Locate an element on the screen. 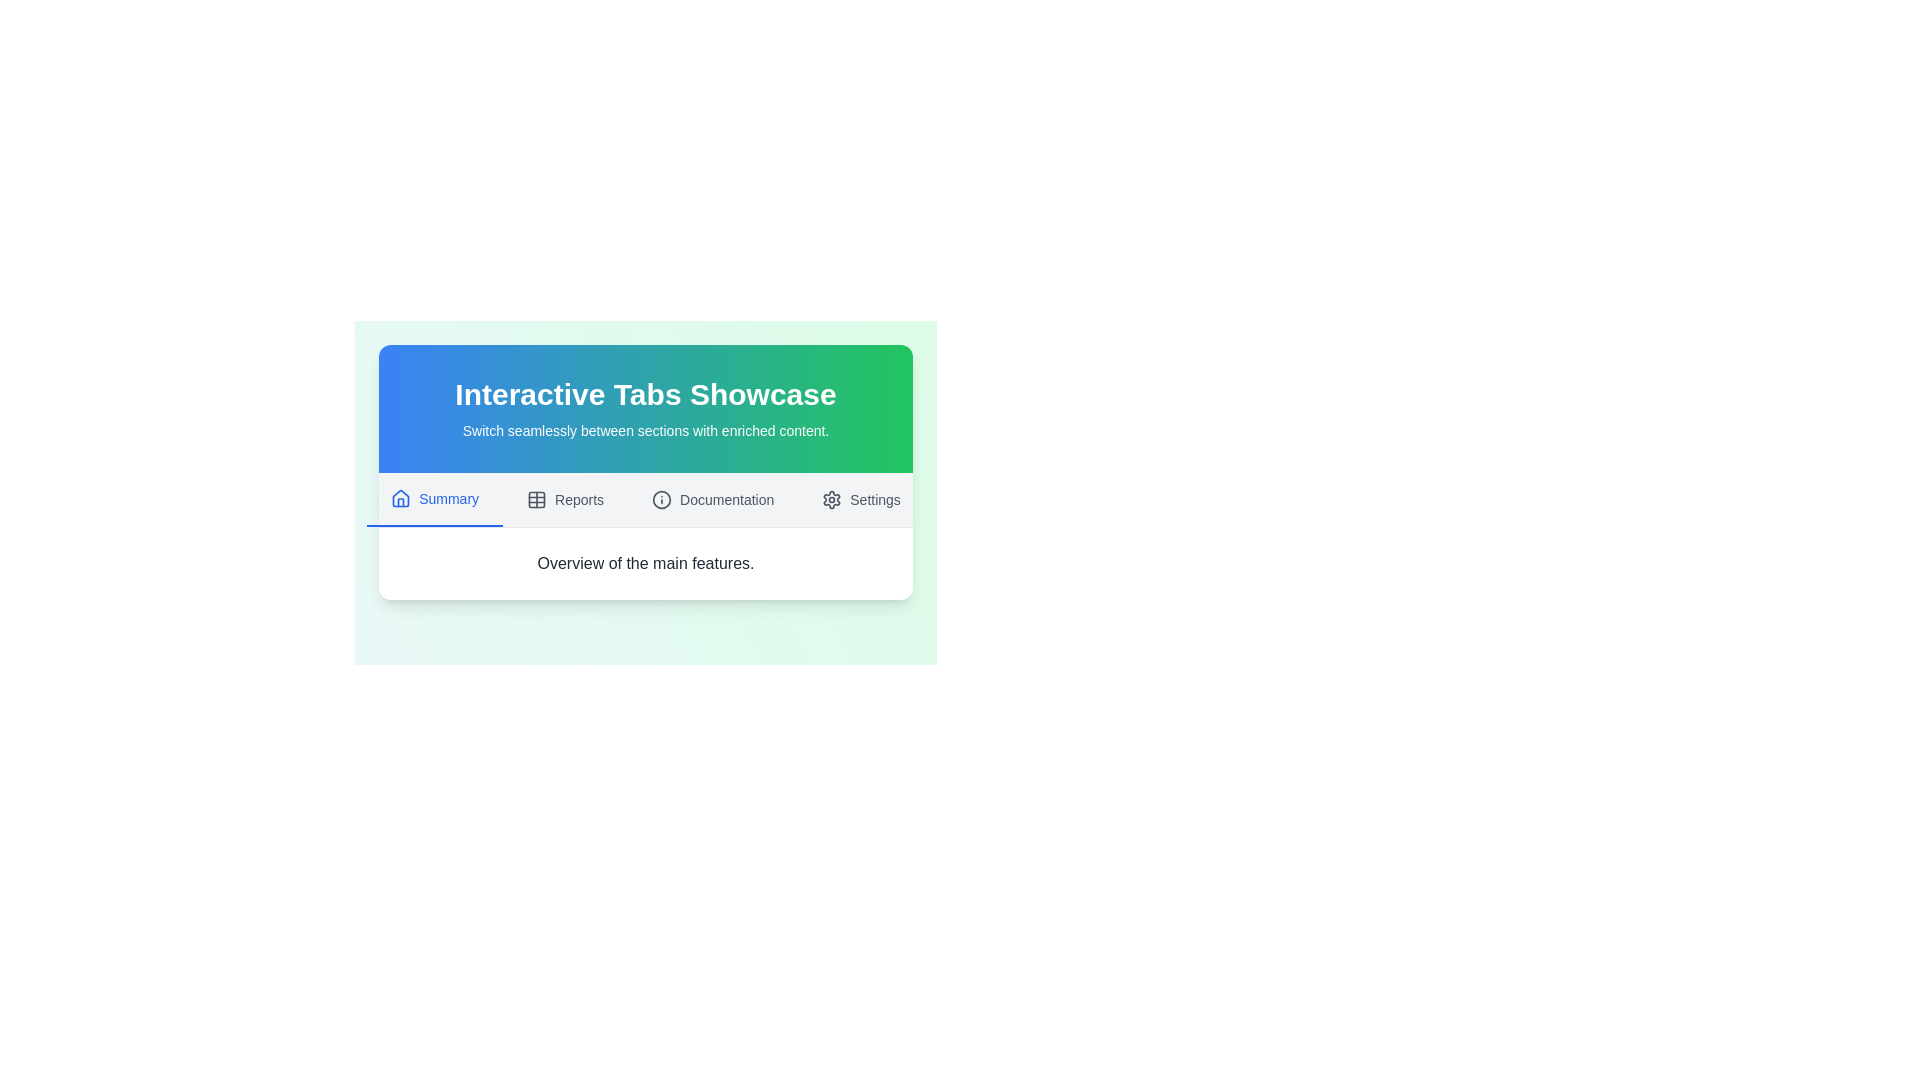 The image size is (1920, 1080). the descriptive label located below the navigation bar, which provides an overview of the features discussed under the 'Summary' tab is located at coordinates (646, 563).